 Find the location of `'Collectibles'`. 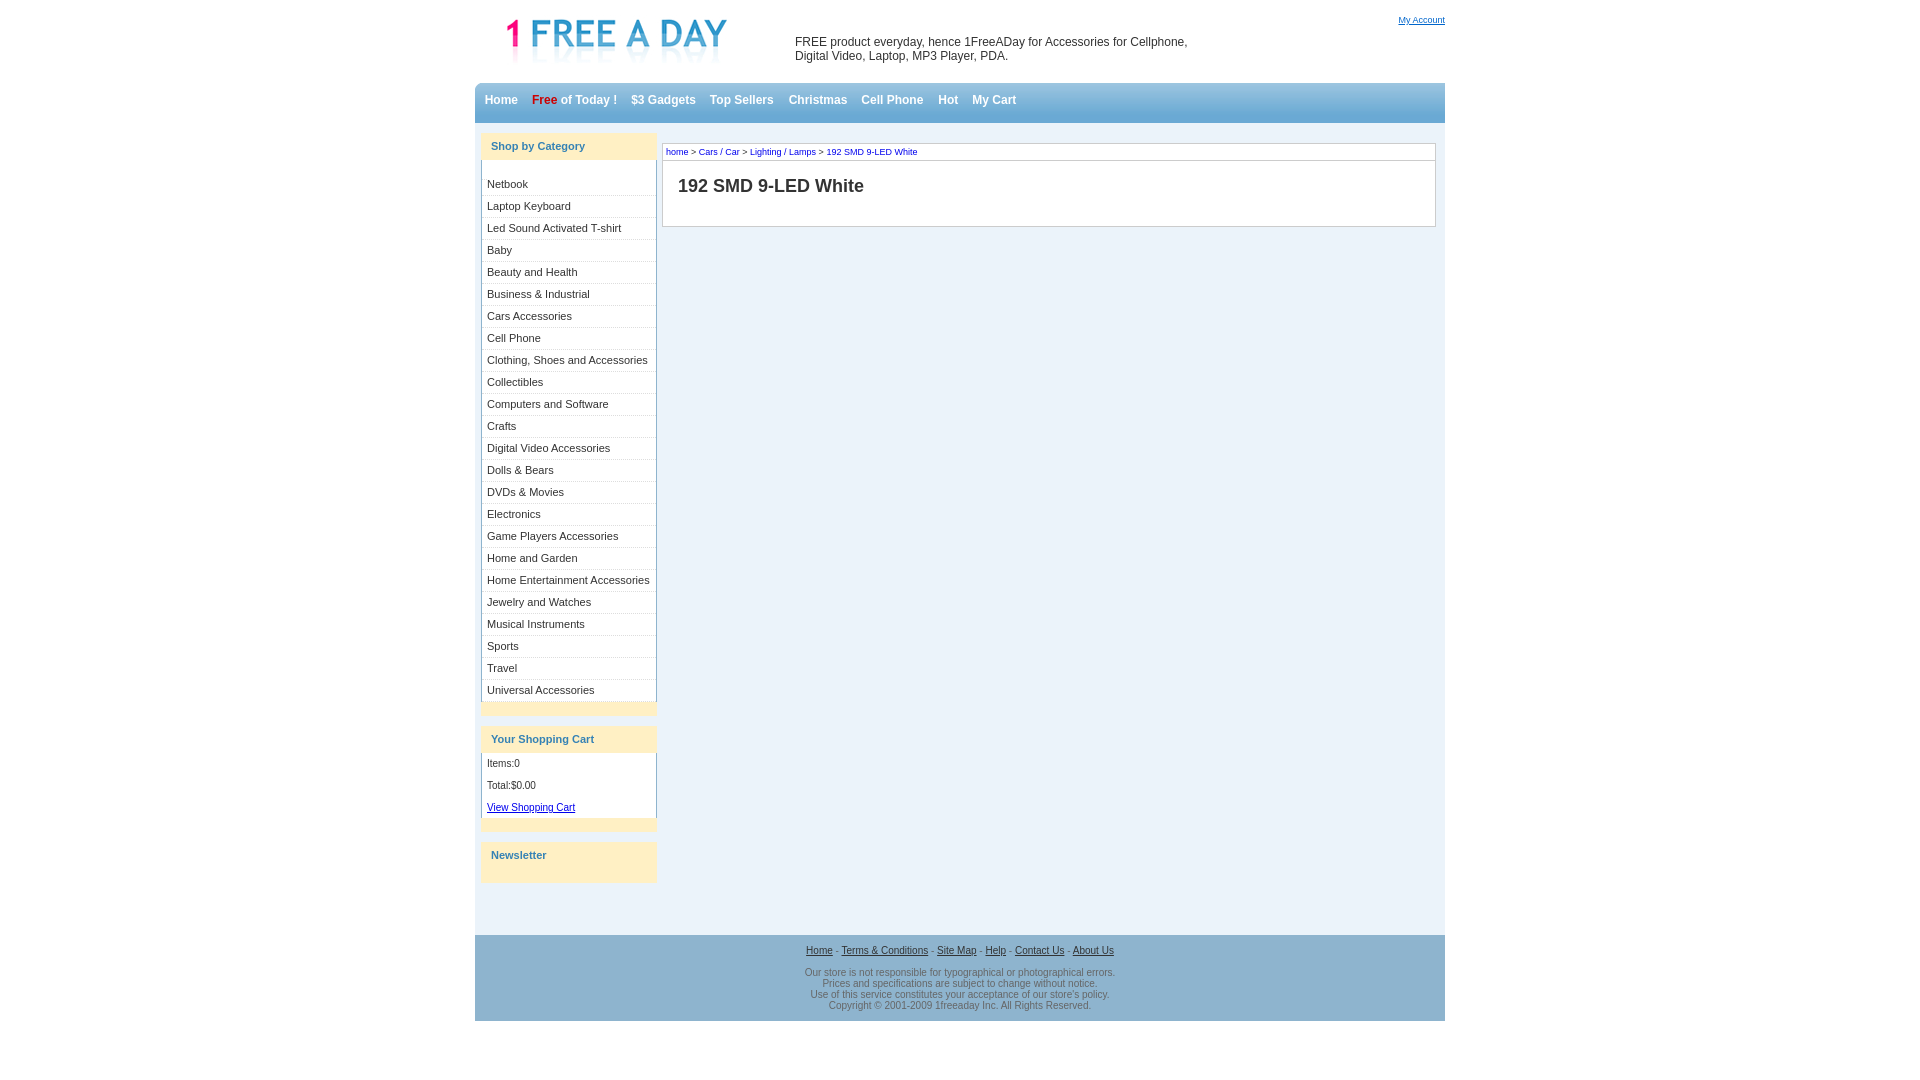

'Collectibles' is located at coordinates (486, 381).